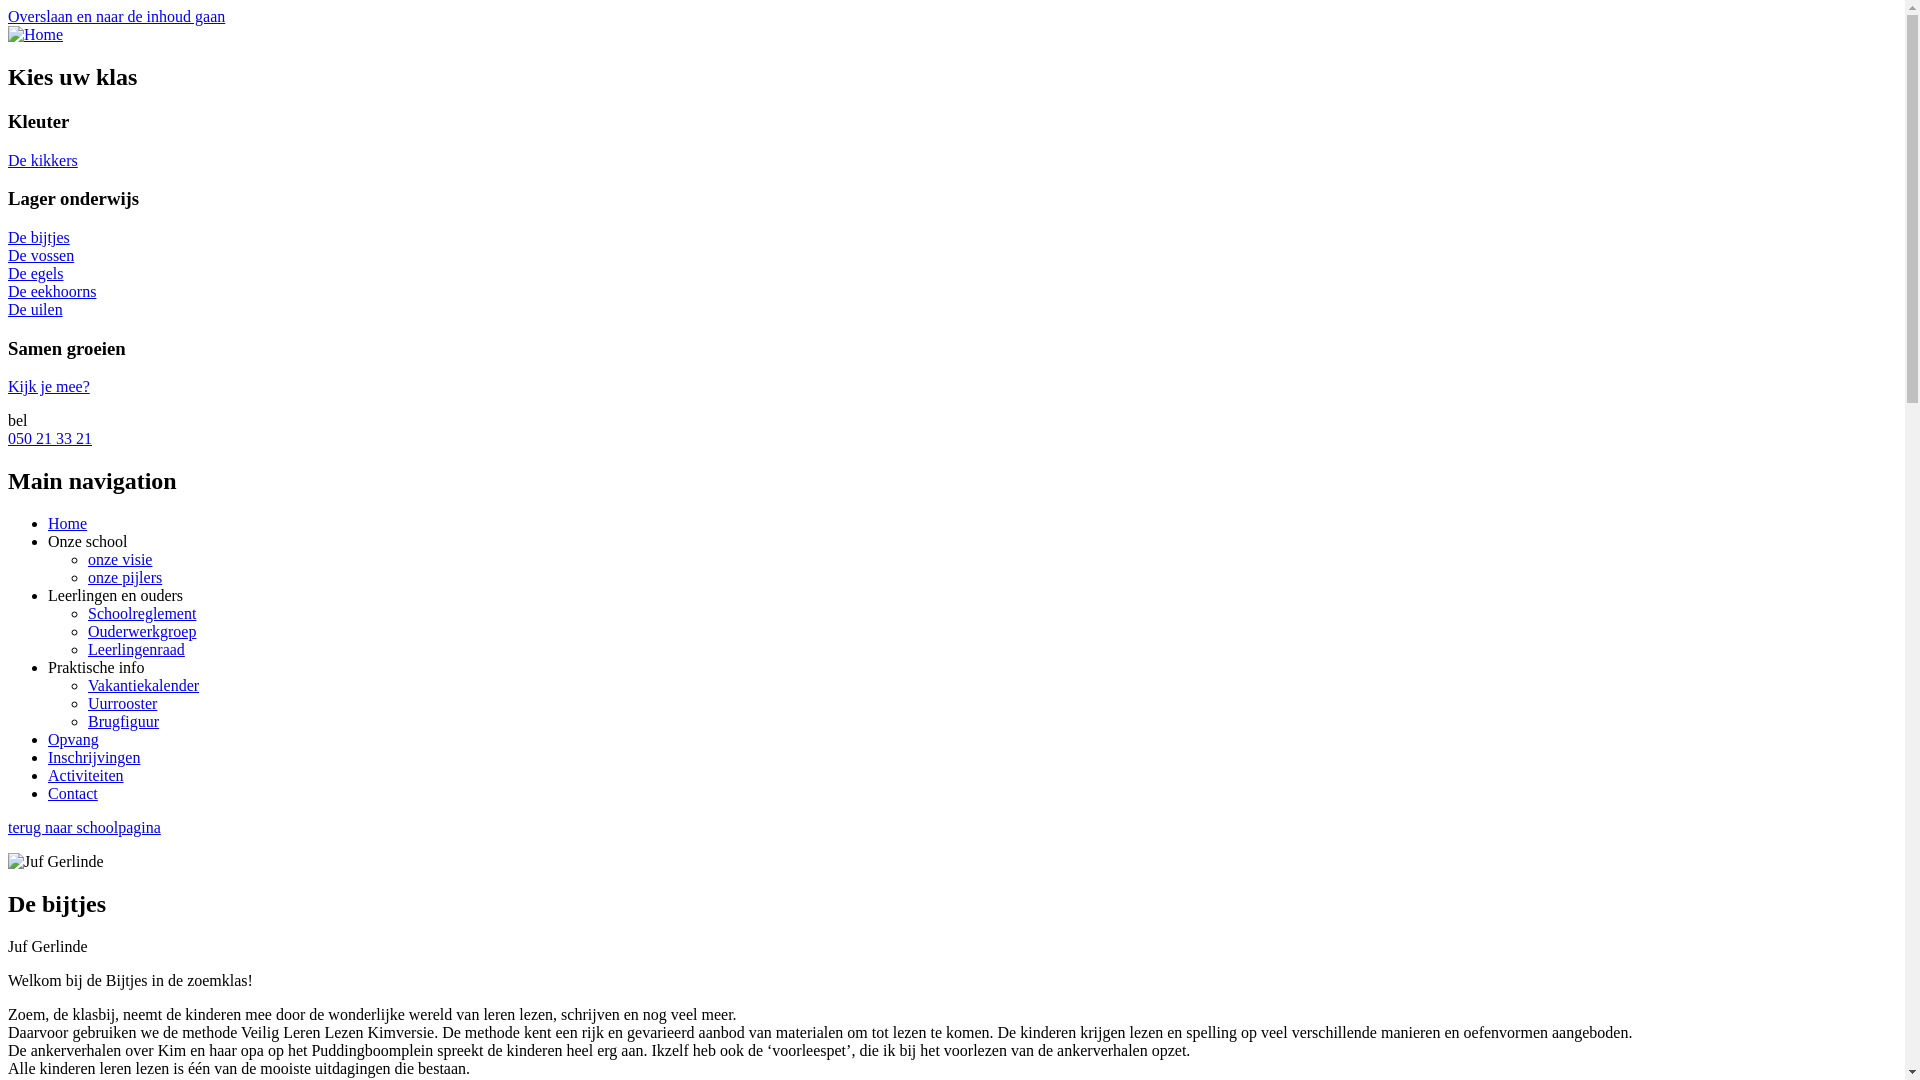 The image size is (1920, 1080). Describe the element at coordinates (85, 774) in the screenshot. I see `'Activiteiten'` at that location.